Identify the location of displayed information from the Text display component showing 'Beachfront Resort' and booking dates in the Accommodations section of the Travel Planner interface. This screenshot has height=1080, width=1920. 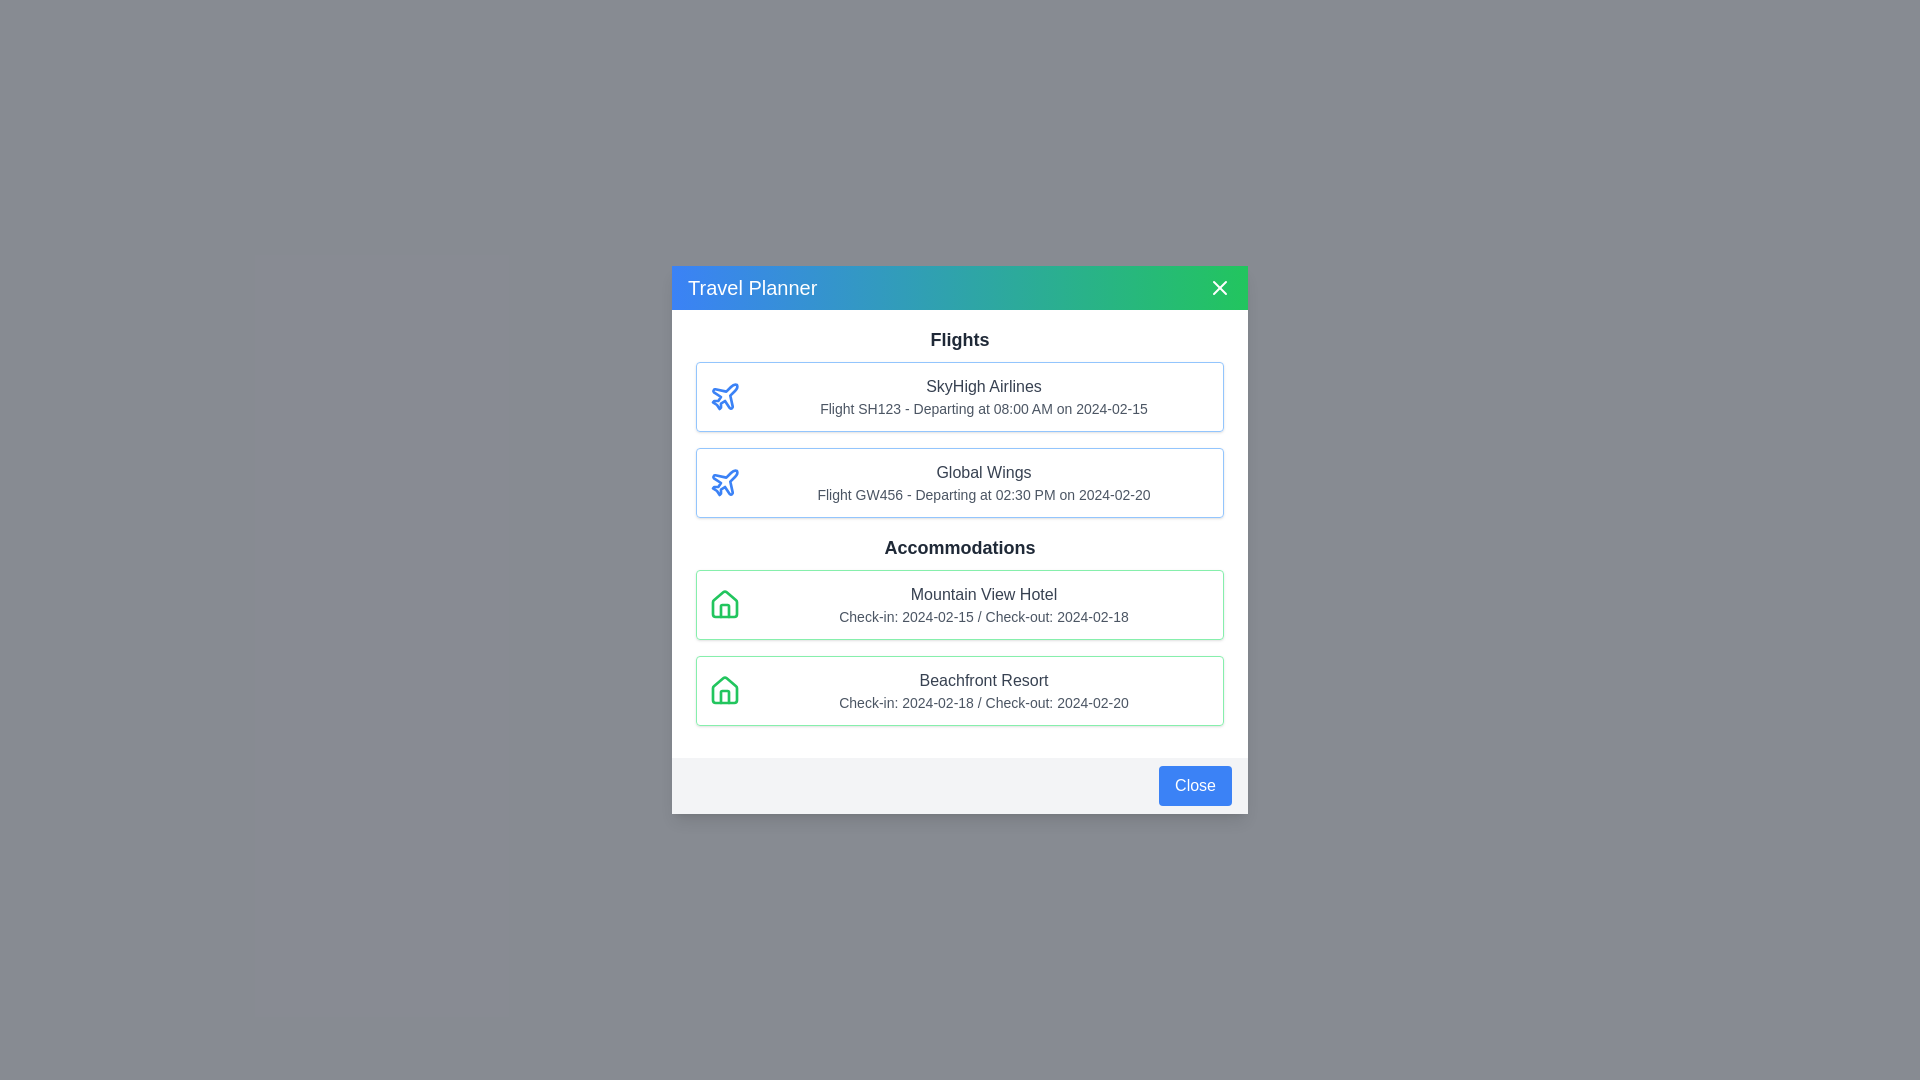
(983, 689).